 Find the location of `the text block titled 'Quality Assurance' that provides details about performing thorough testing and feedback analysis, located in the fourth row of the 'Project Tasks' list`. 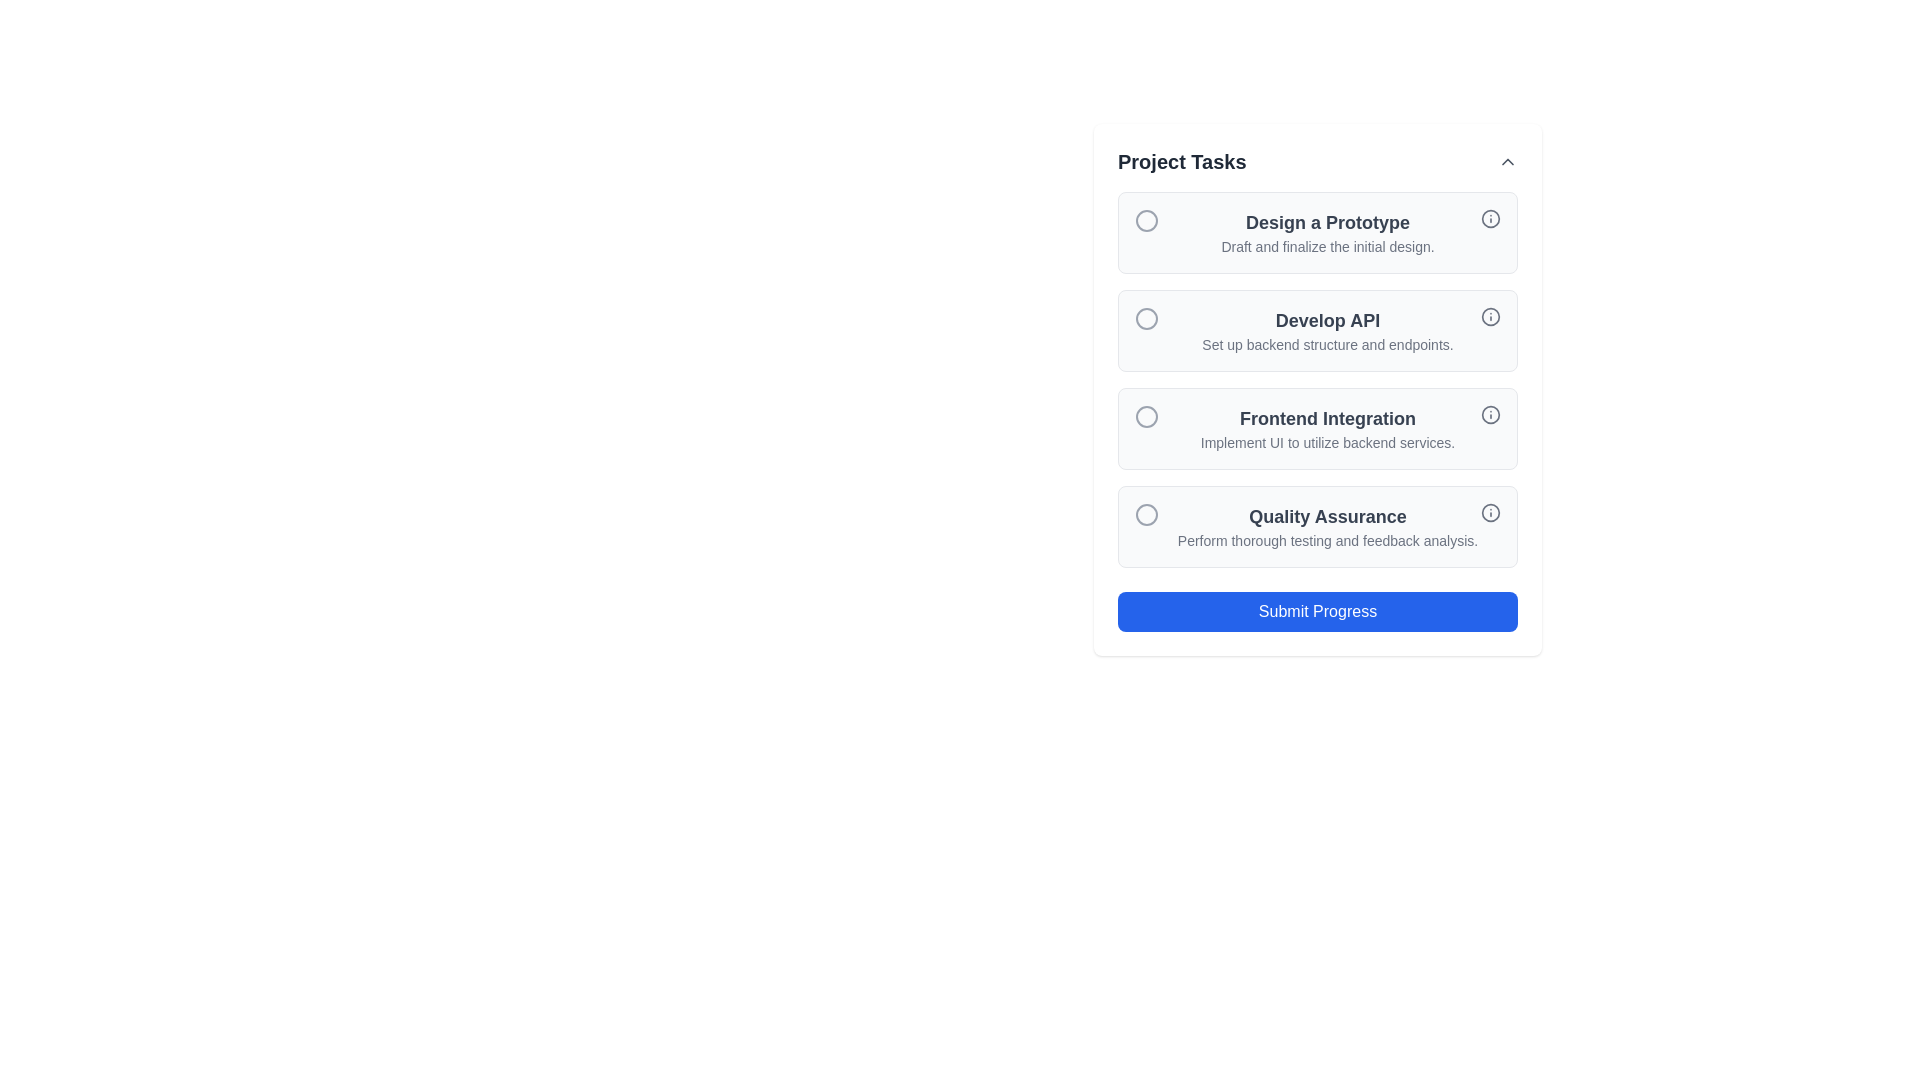

the text block titled 'Quality Assurance' that provides details about performing thorough testing and feedback analysis, located in the fourth row of the 'Project Tasks' list is located at coordinates (1328, 526).